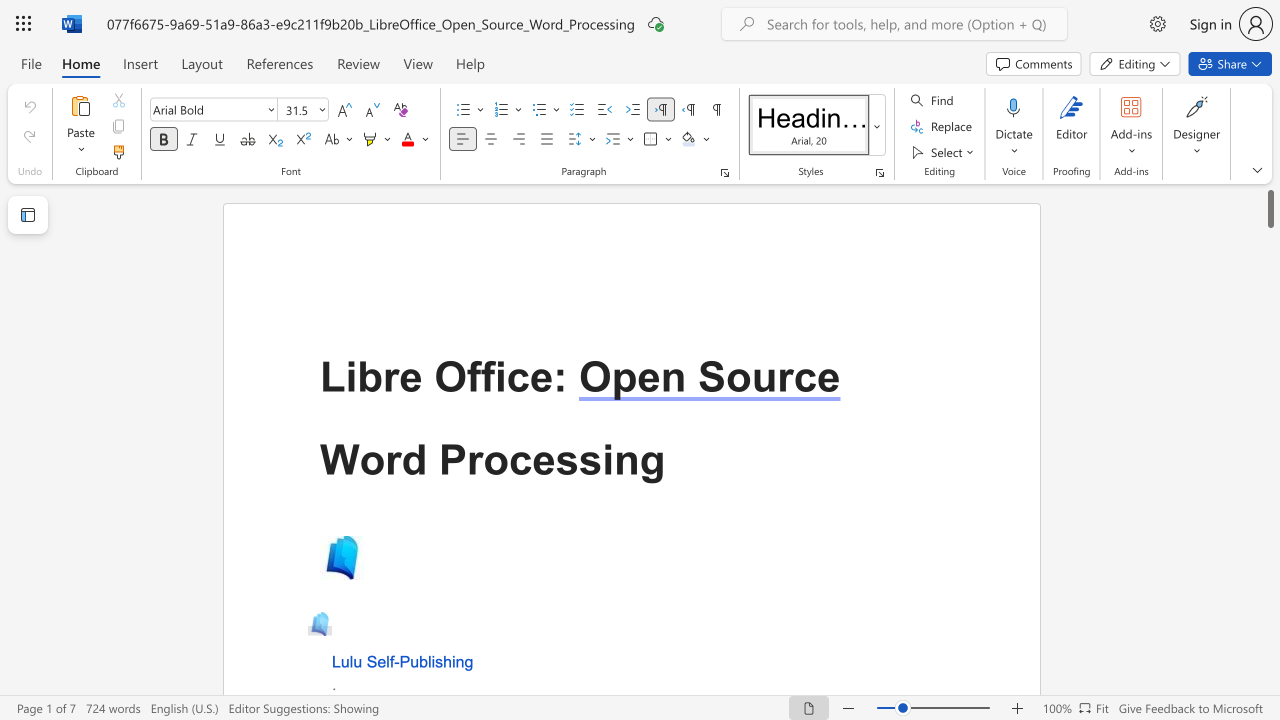 The height and width of the screenshot is (720, 1280). What do you see at coordinates (500, 376) in the screenshot?
I see `the 2th character "i" in the text` at bounding box center [500, 376].